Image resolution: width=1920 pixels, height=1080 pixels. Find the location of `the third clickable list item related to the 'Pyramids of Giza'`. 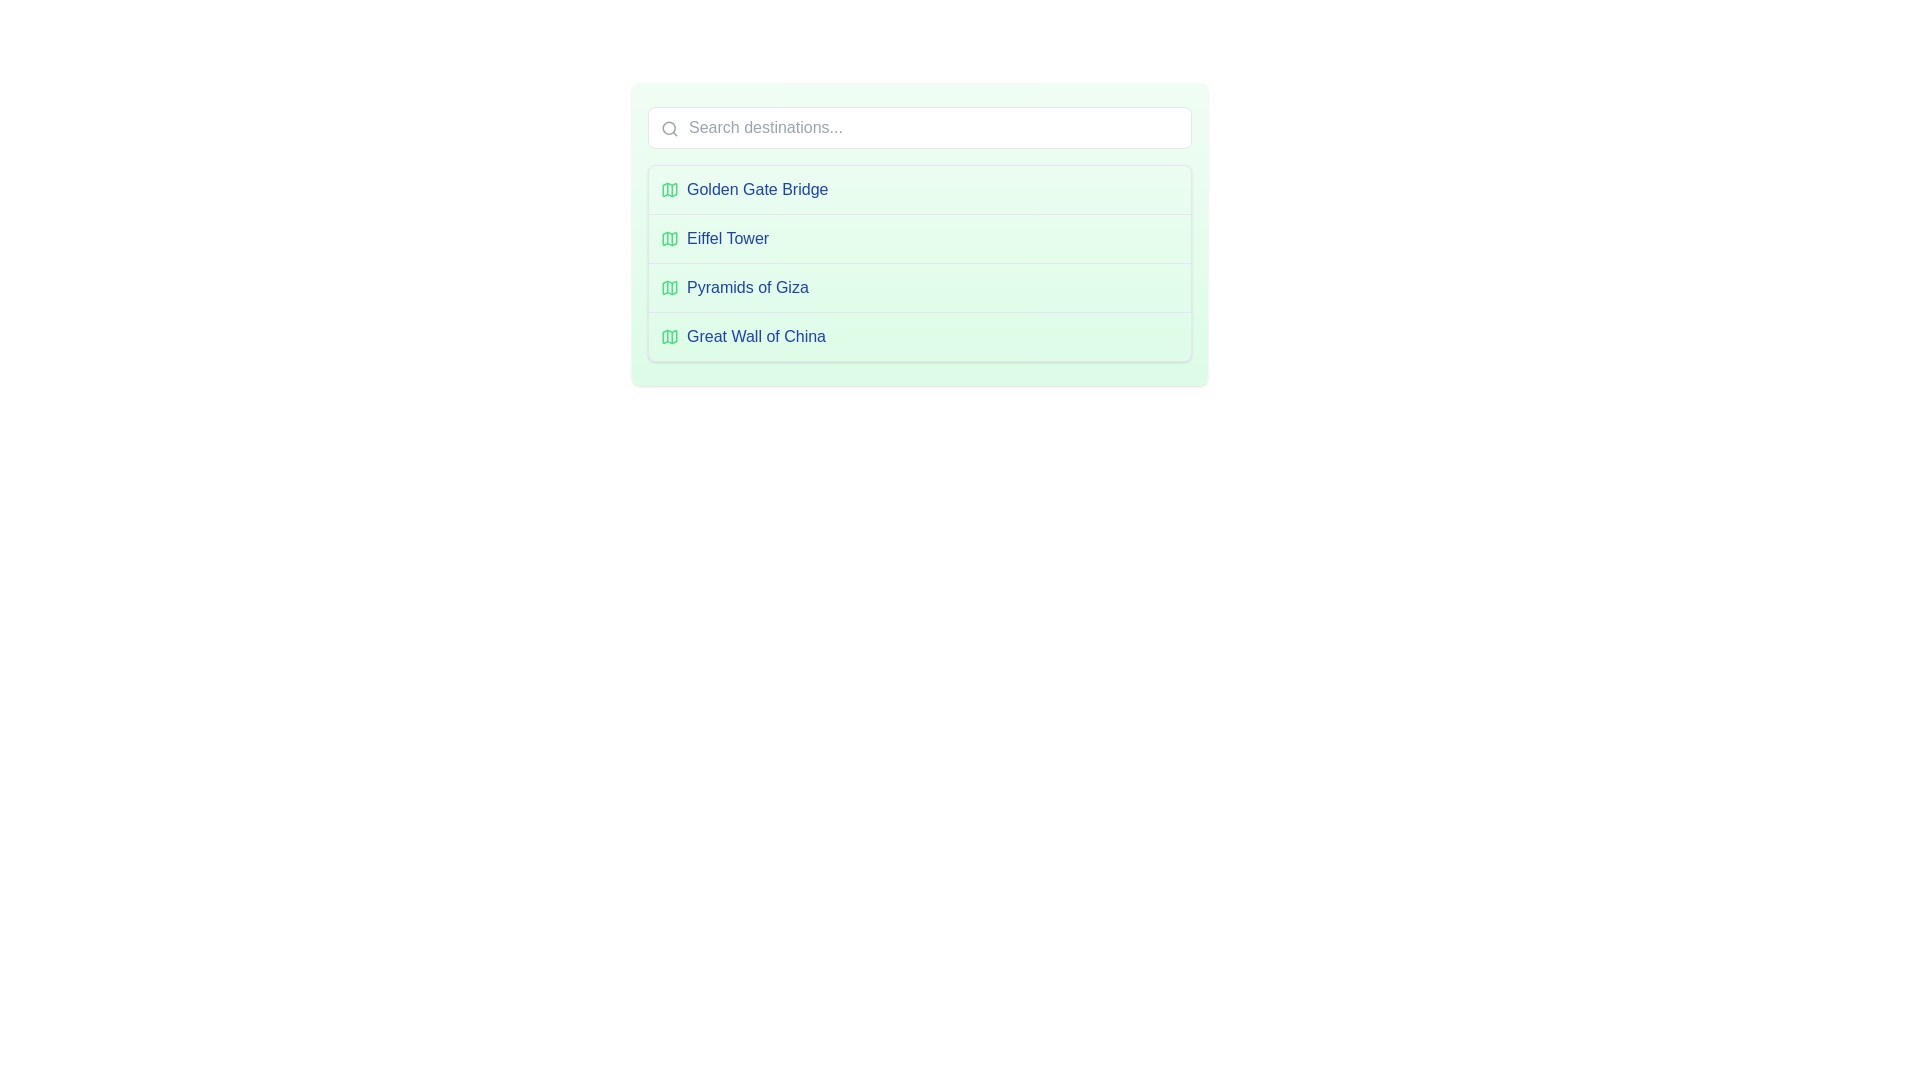

the third clickable list item related to the 'Pyramids of Giza' is located at coordinates (919, 287).